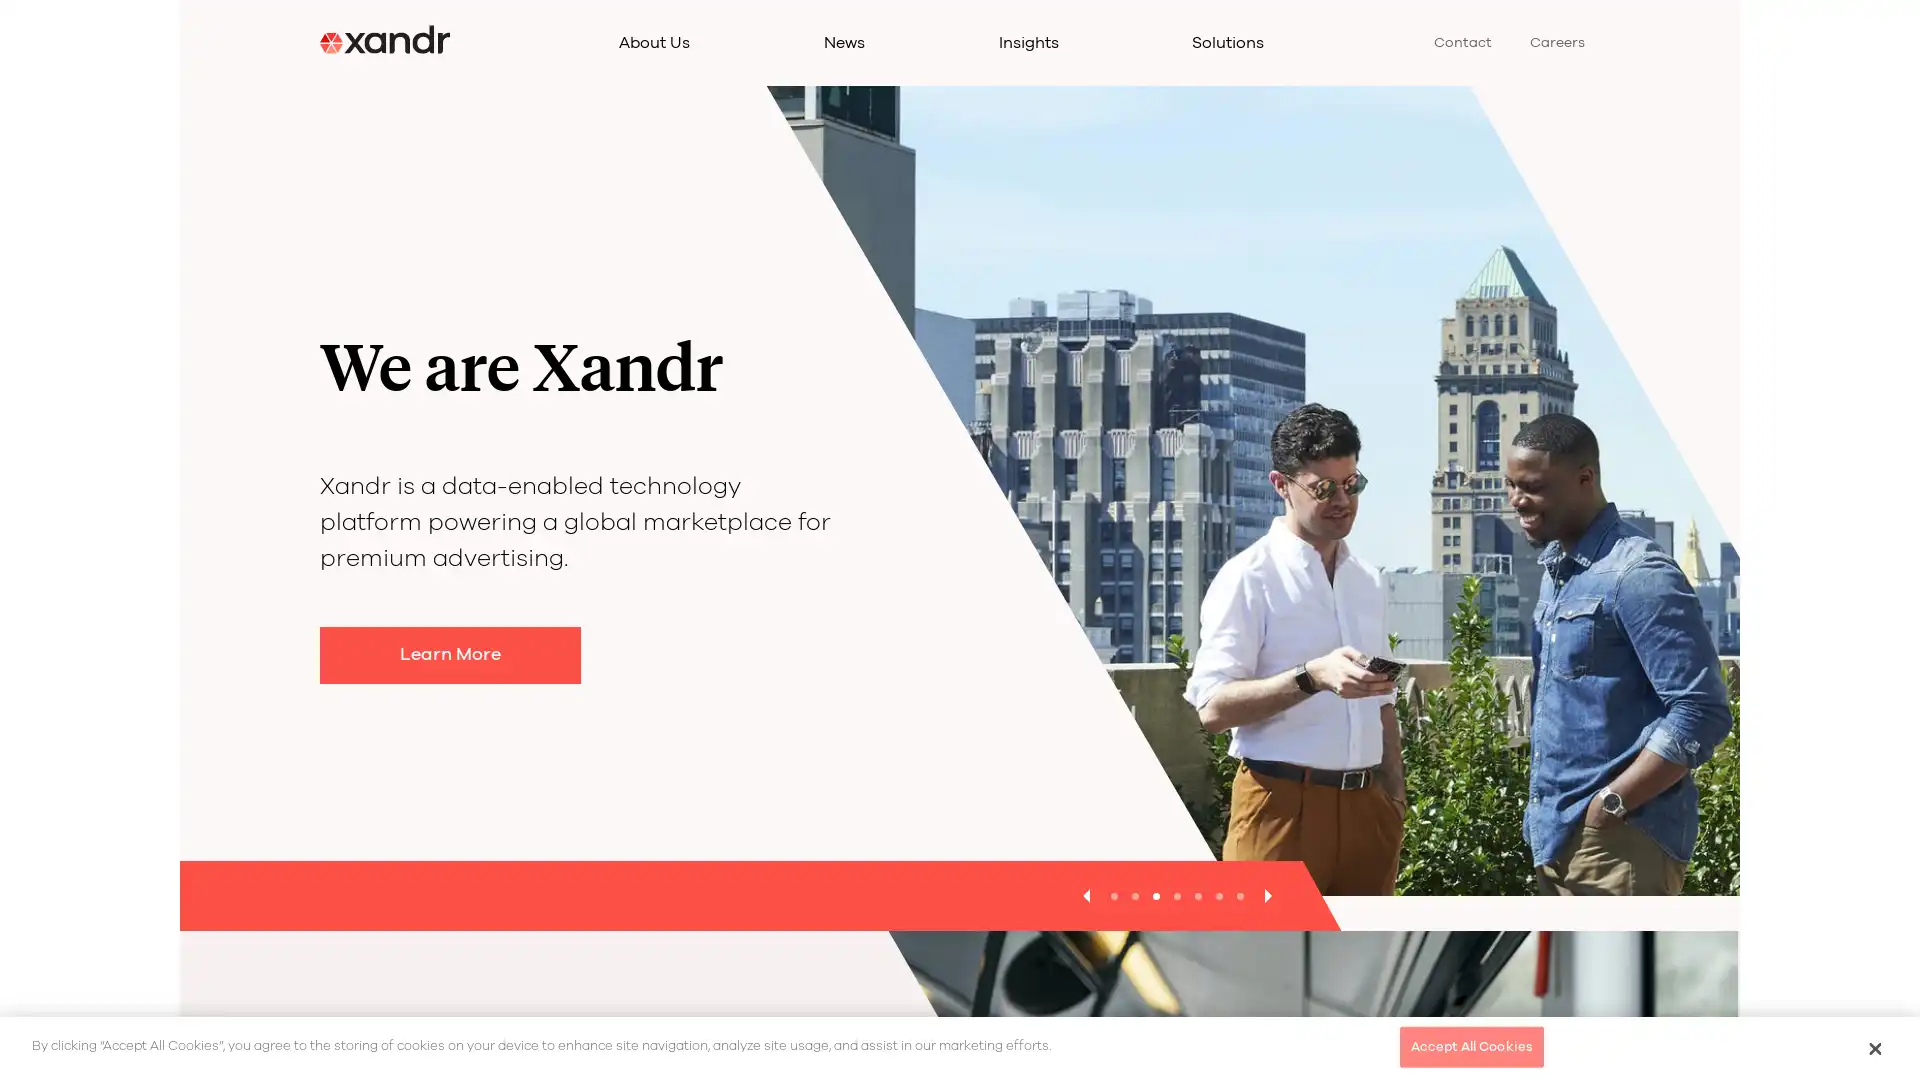  I want to click on Accept All Cookies, so click(1471, 1045).